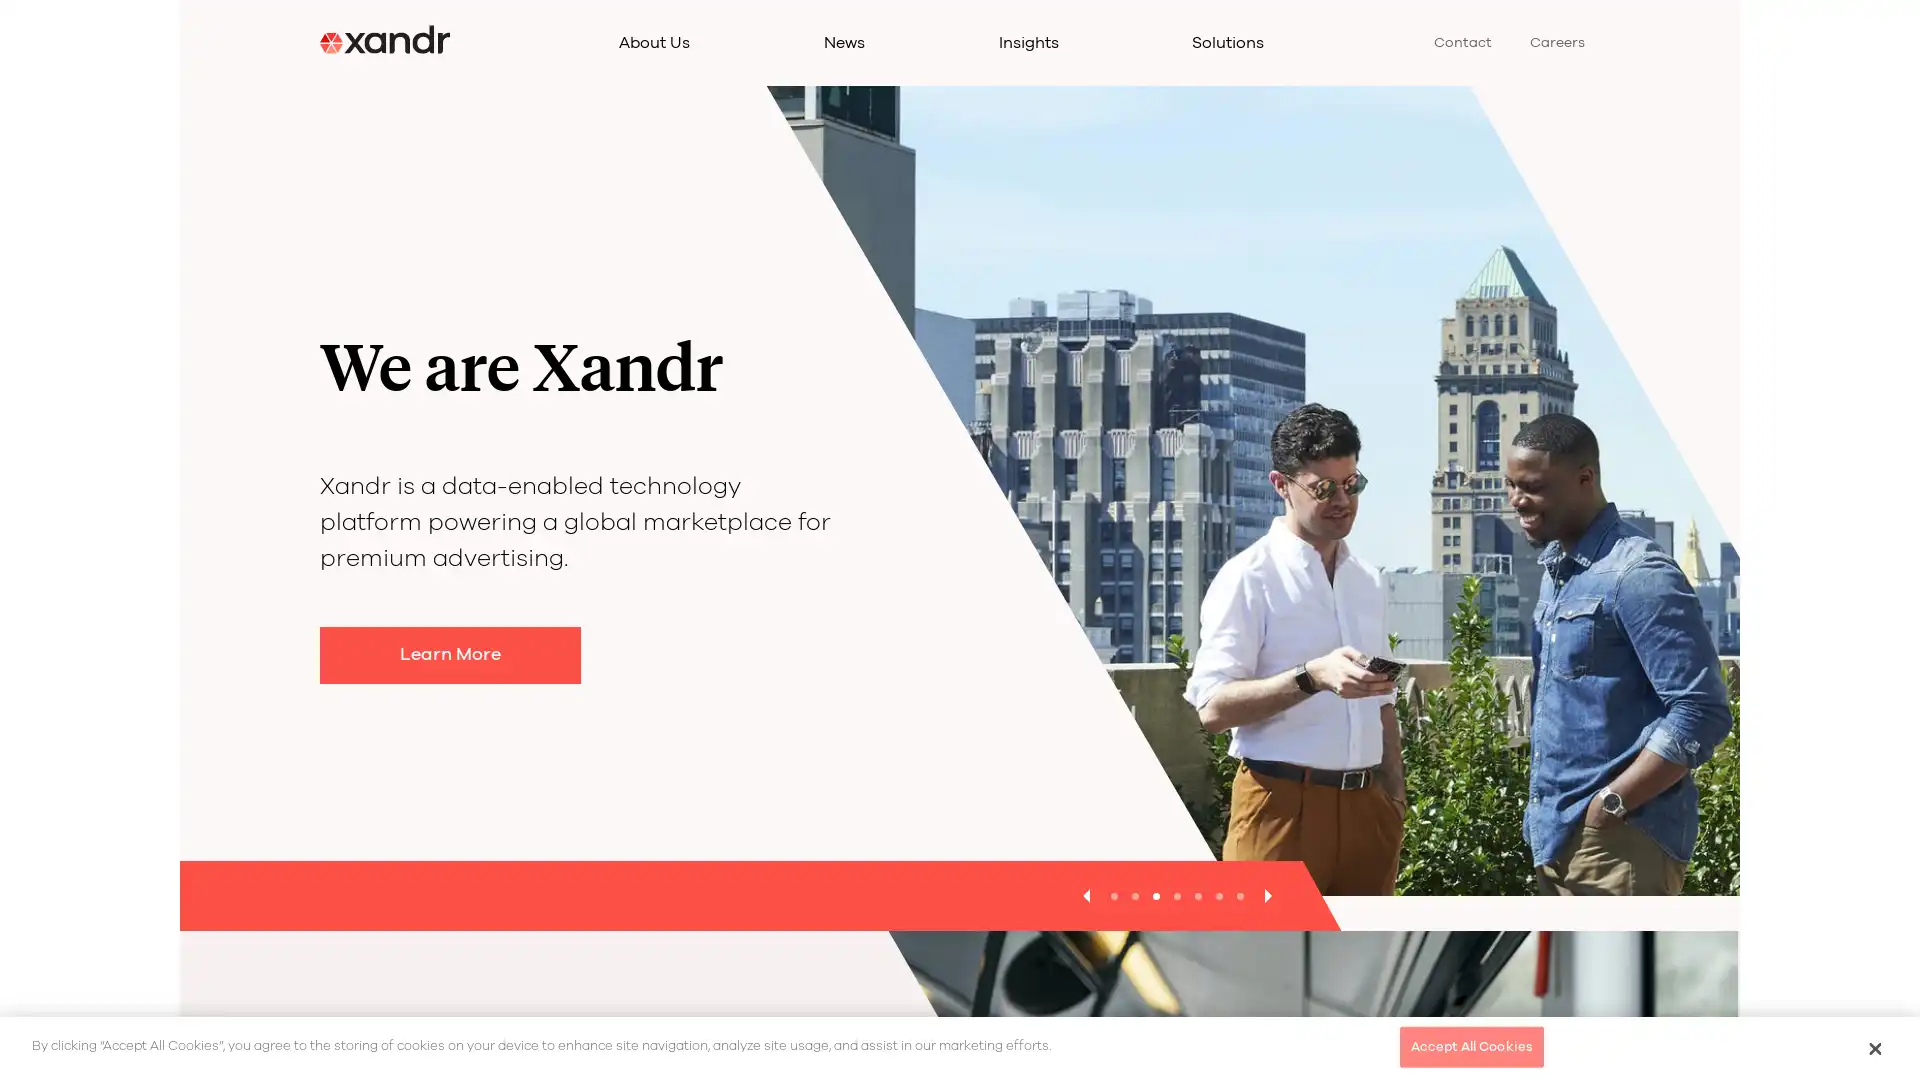  I want to click on Accept All Cookies, so click(1471, 1045).